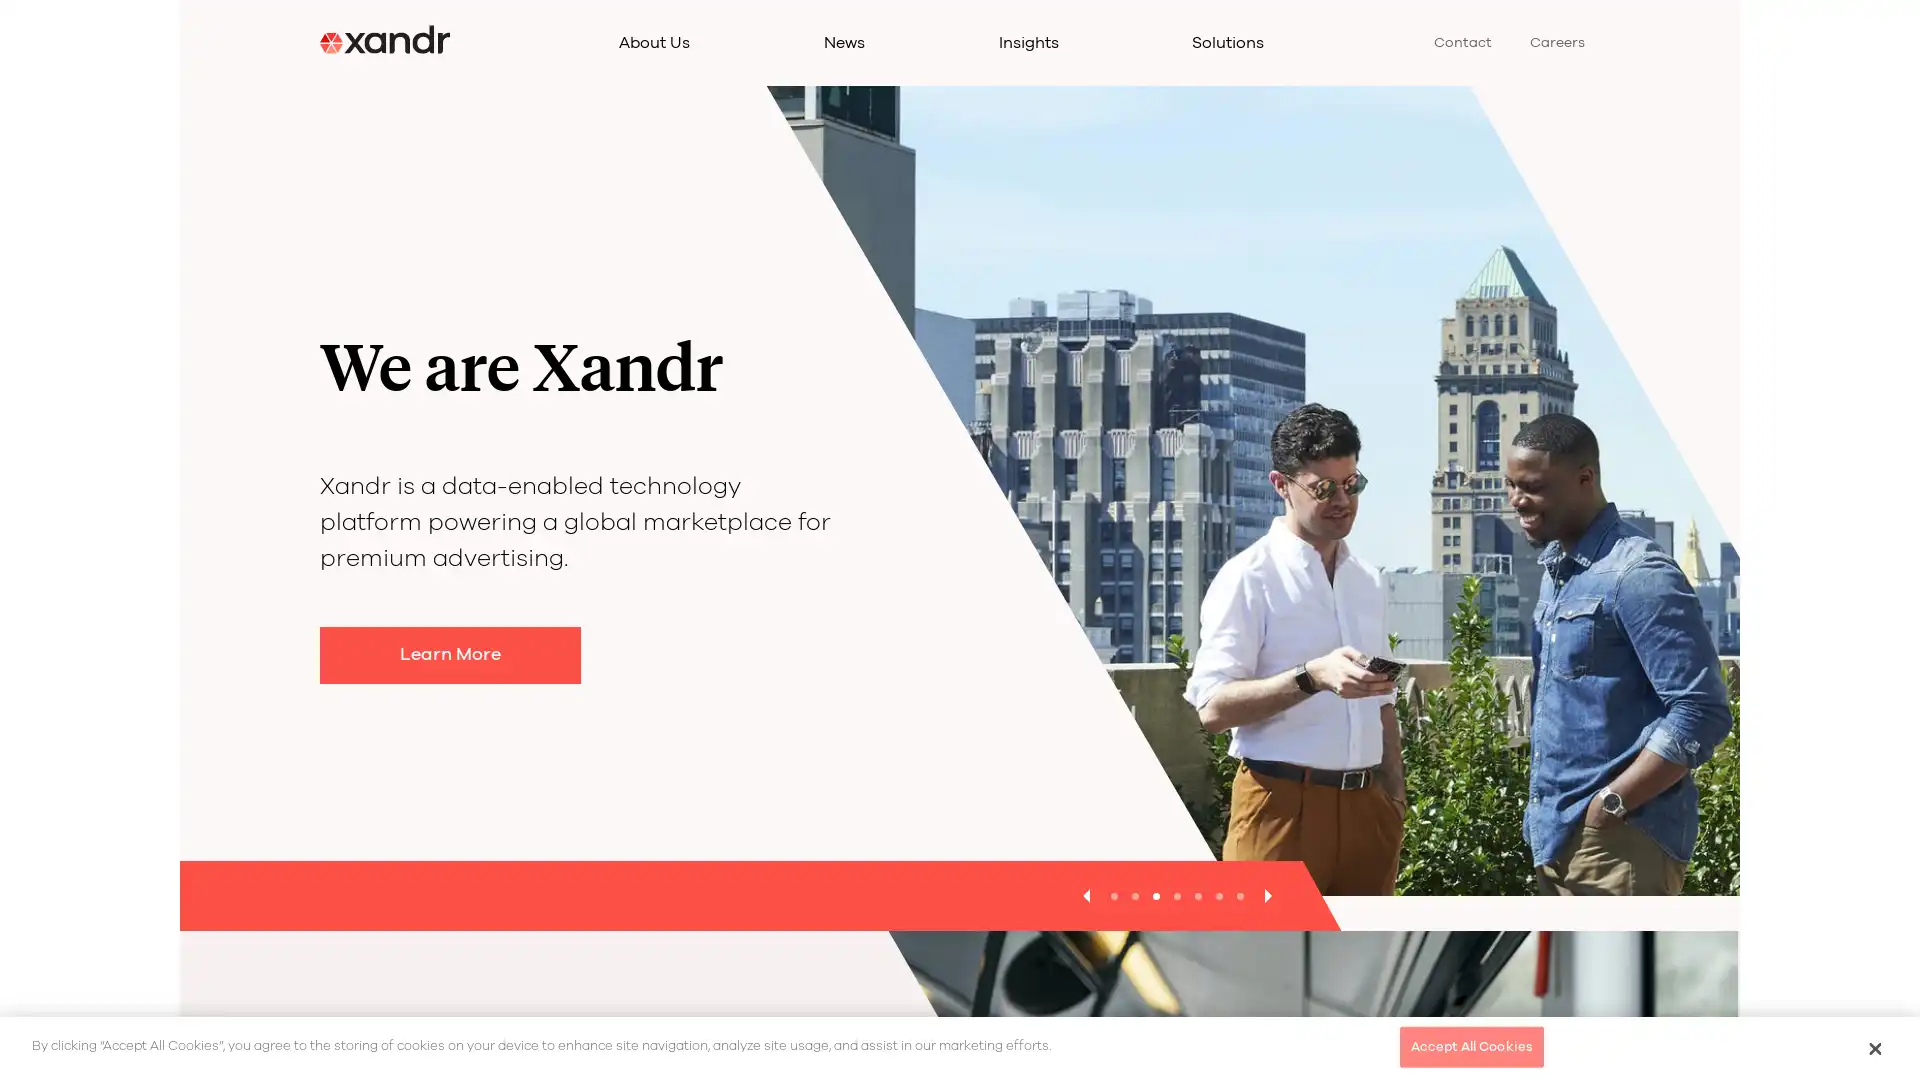  I want to click on Accept All Cookies, so click(1471, 1045).